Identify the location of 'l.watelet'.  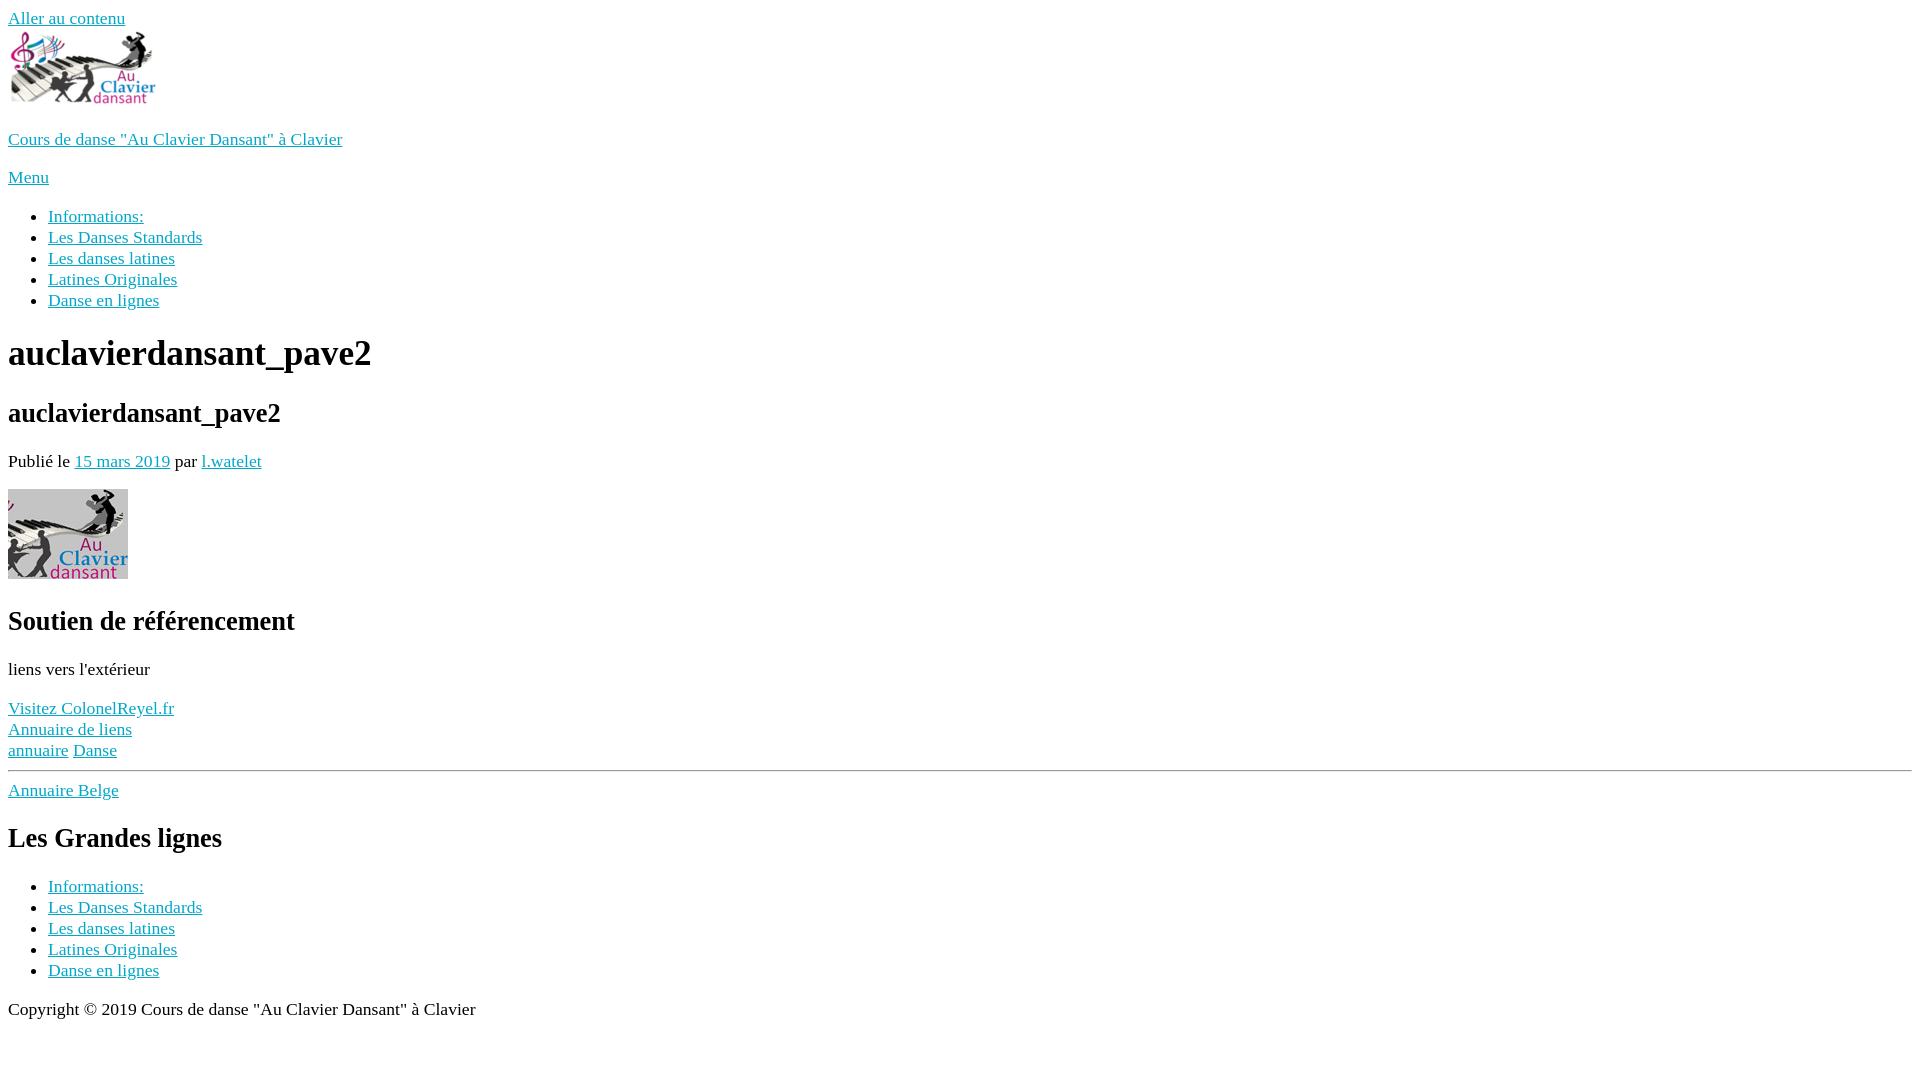
(231, 461).